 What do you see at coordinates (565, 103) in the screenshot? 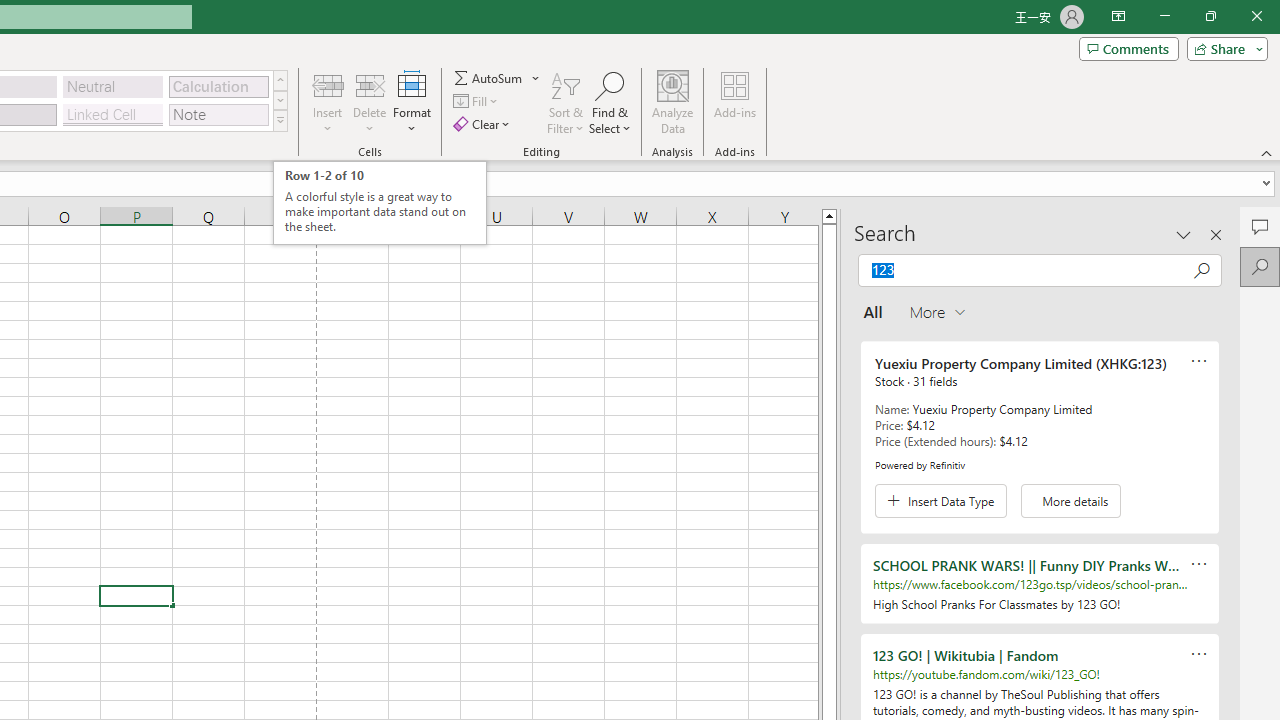
I see `'Sort & Filter'` at bounding box center [565, 103].